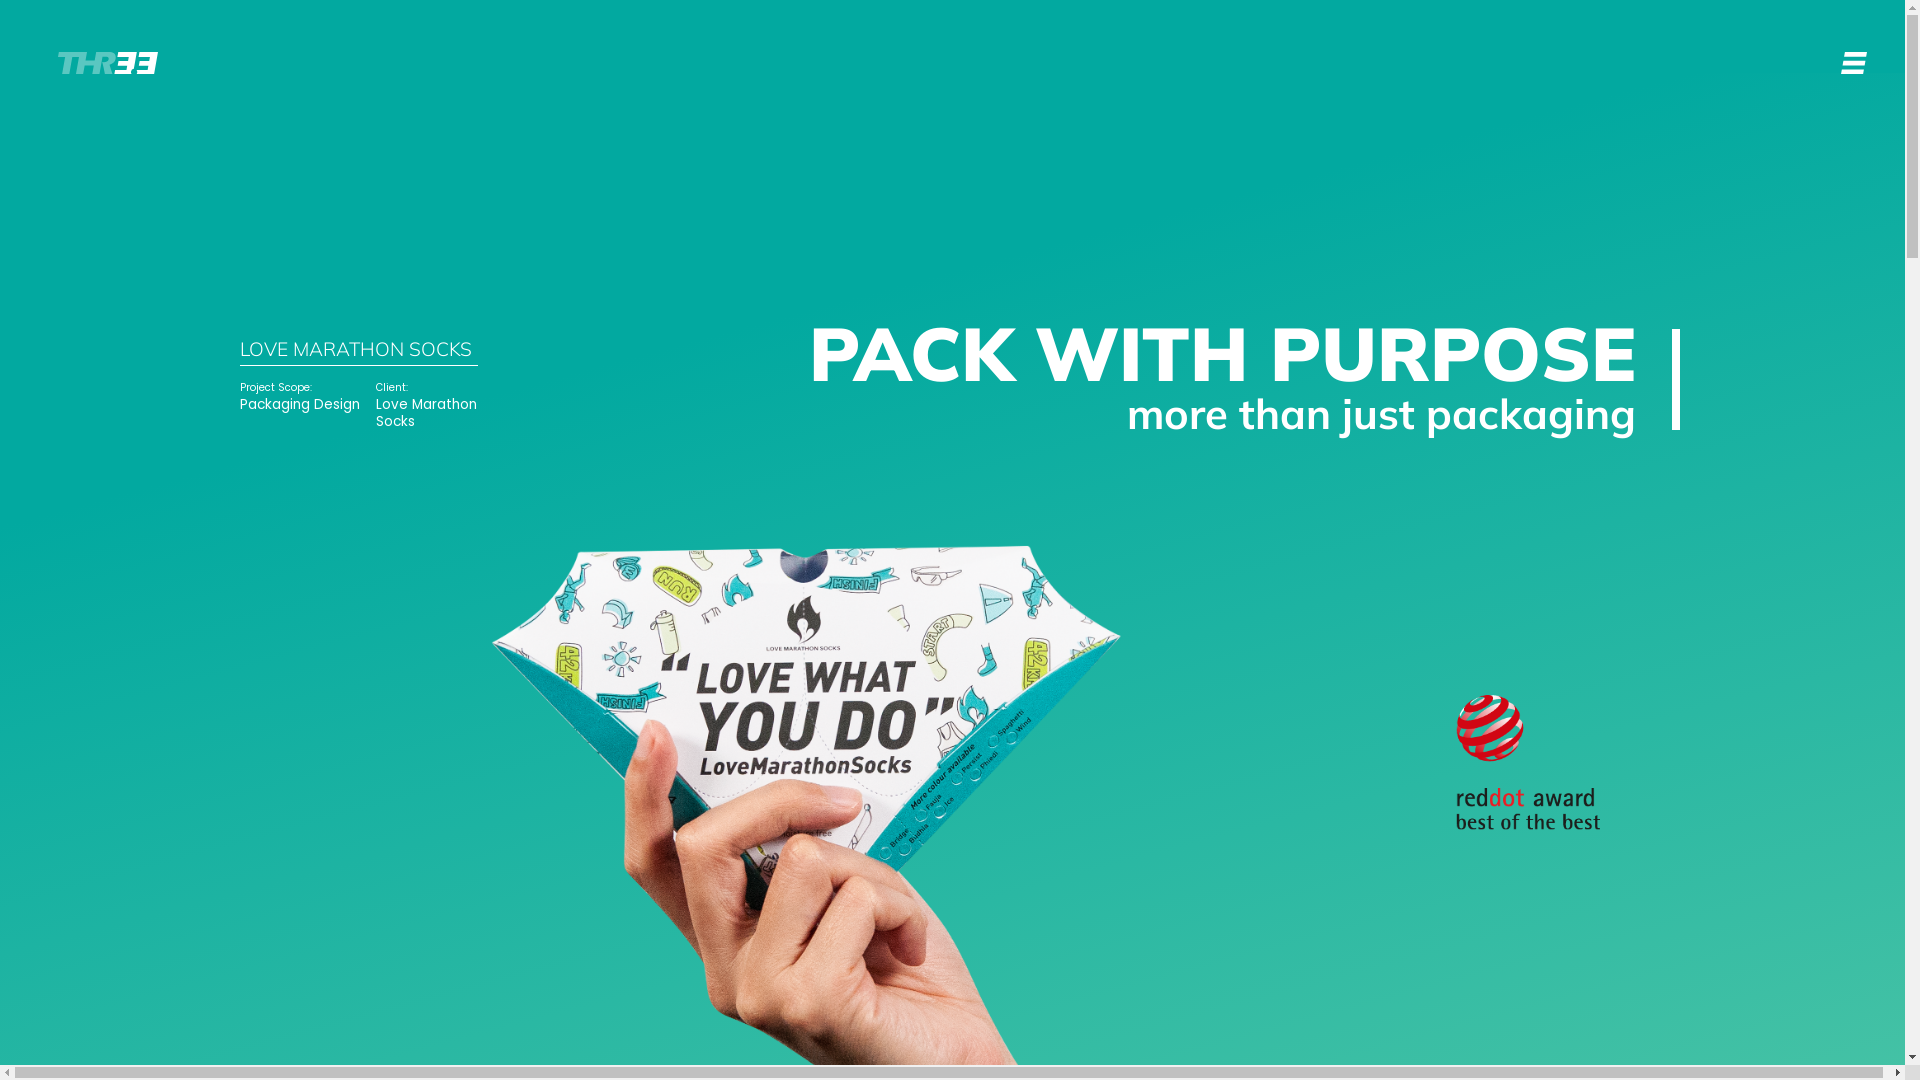 This screenshot has width=1920, height=1080. What do you see at coordinates (1528, 762) in the screenshot?
I see `'Group 250'` at bounding box center [1528, 762].